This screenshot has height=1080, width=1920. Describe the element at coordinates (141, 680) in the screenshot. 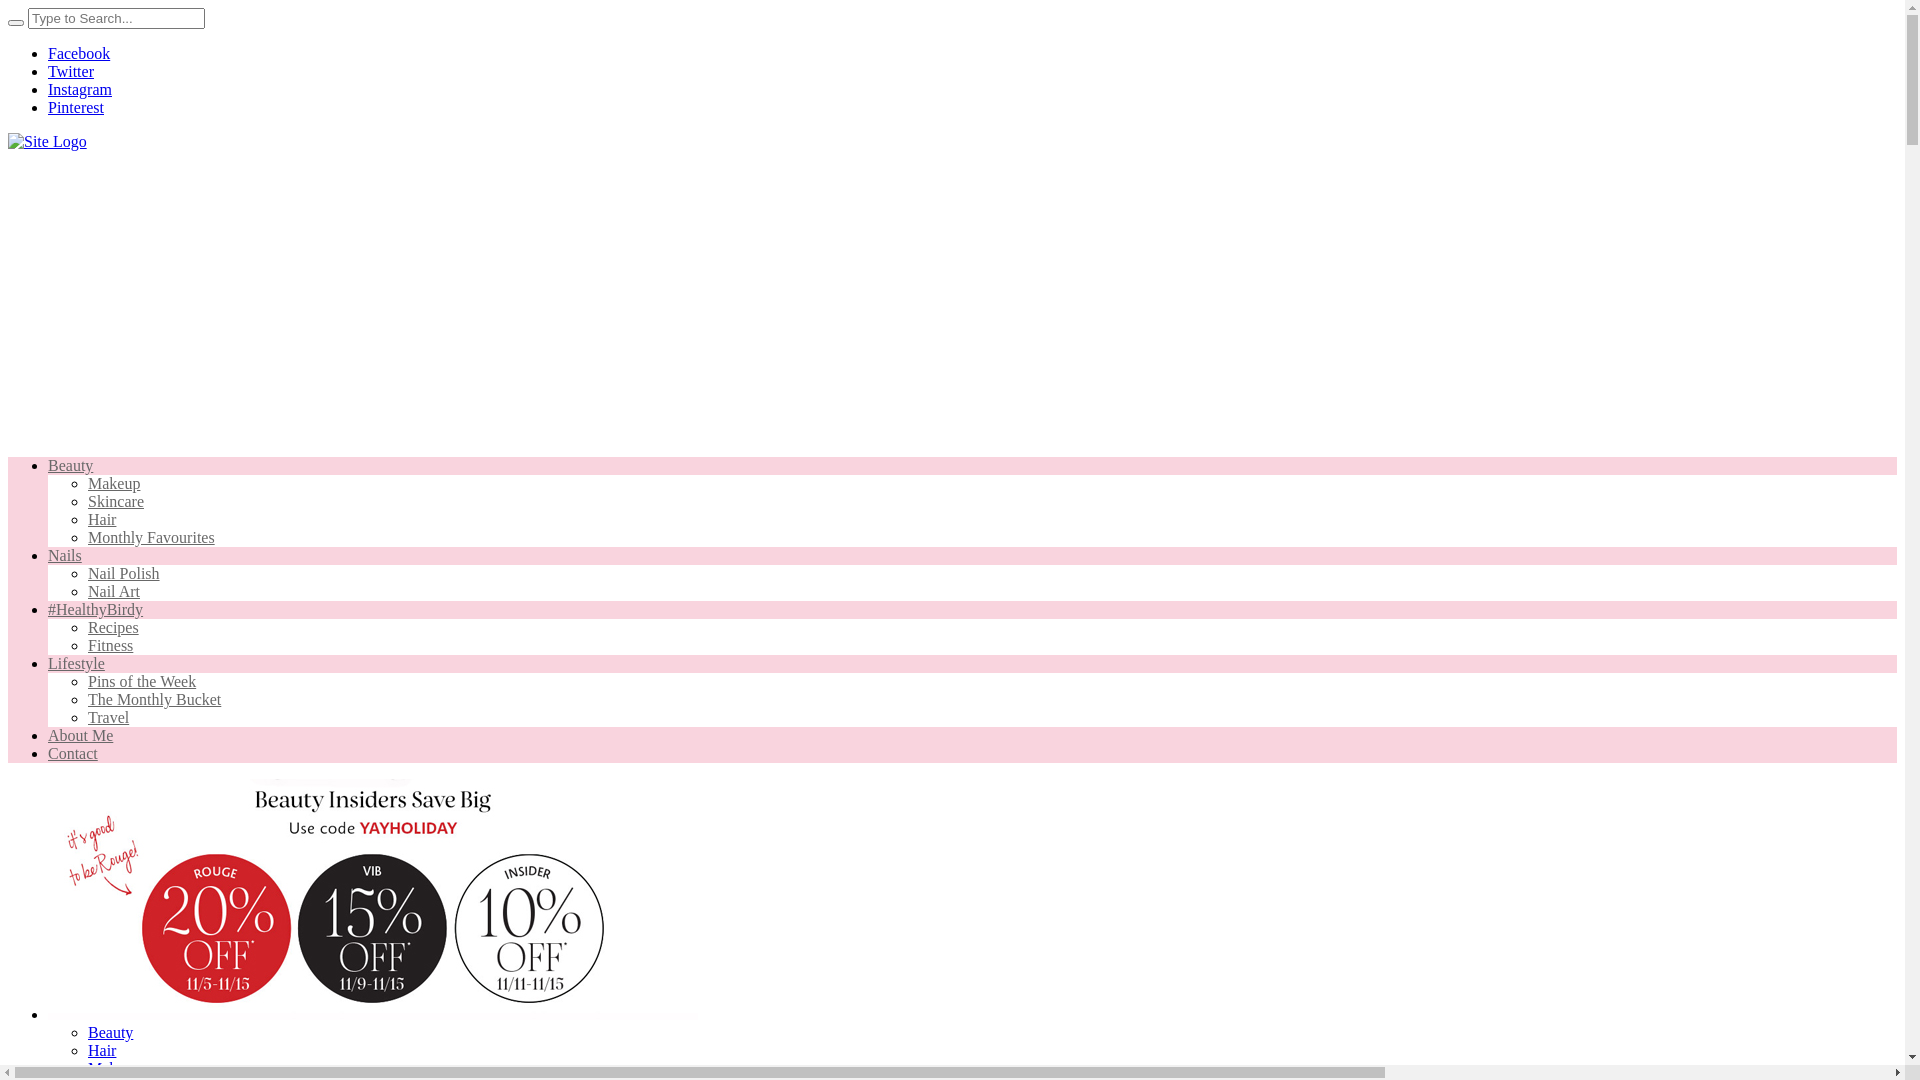

I see `'Pins of the Week'` at that location.